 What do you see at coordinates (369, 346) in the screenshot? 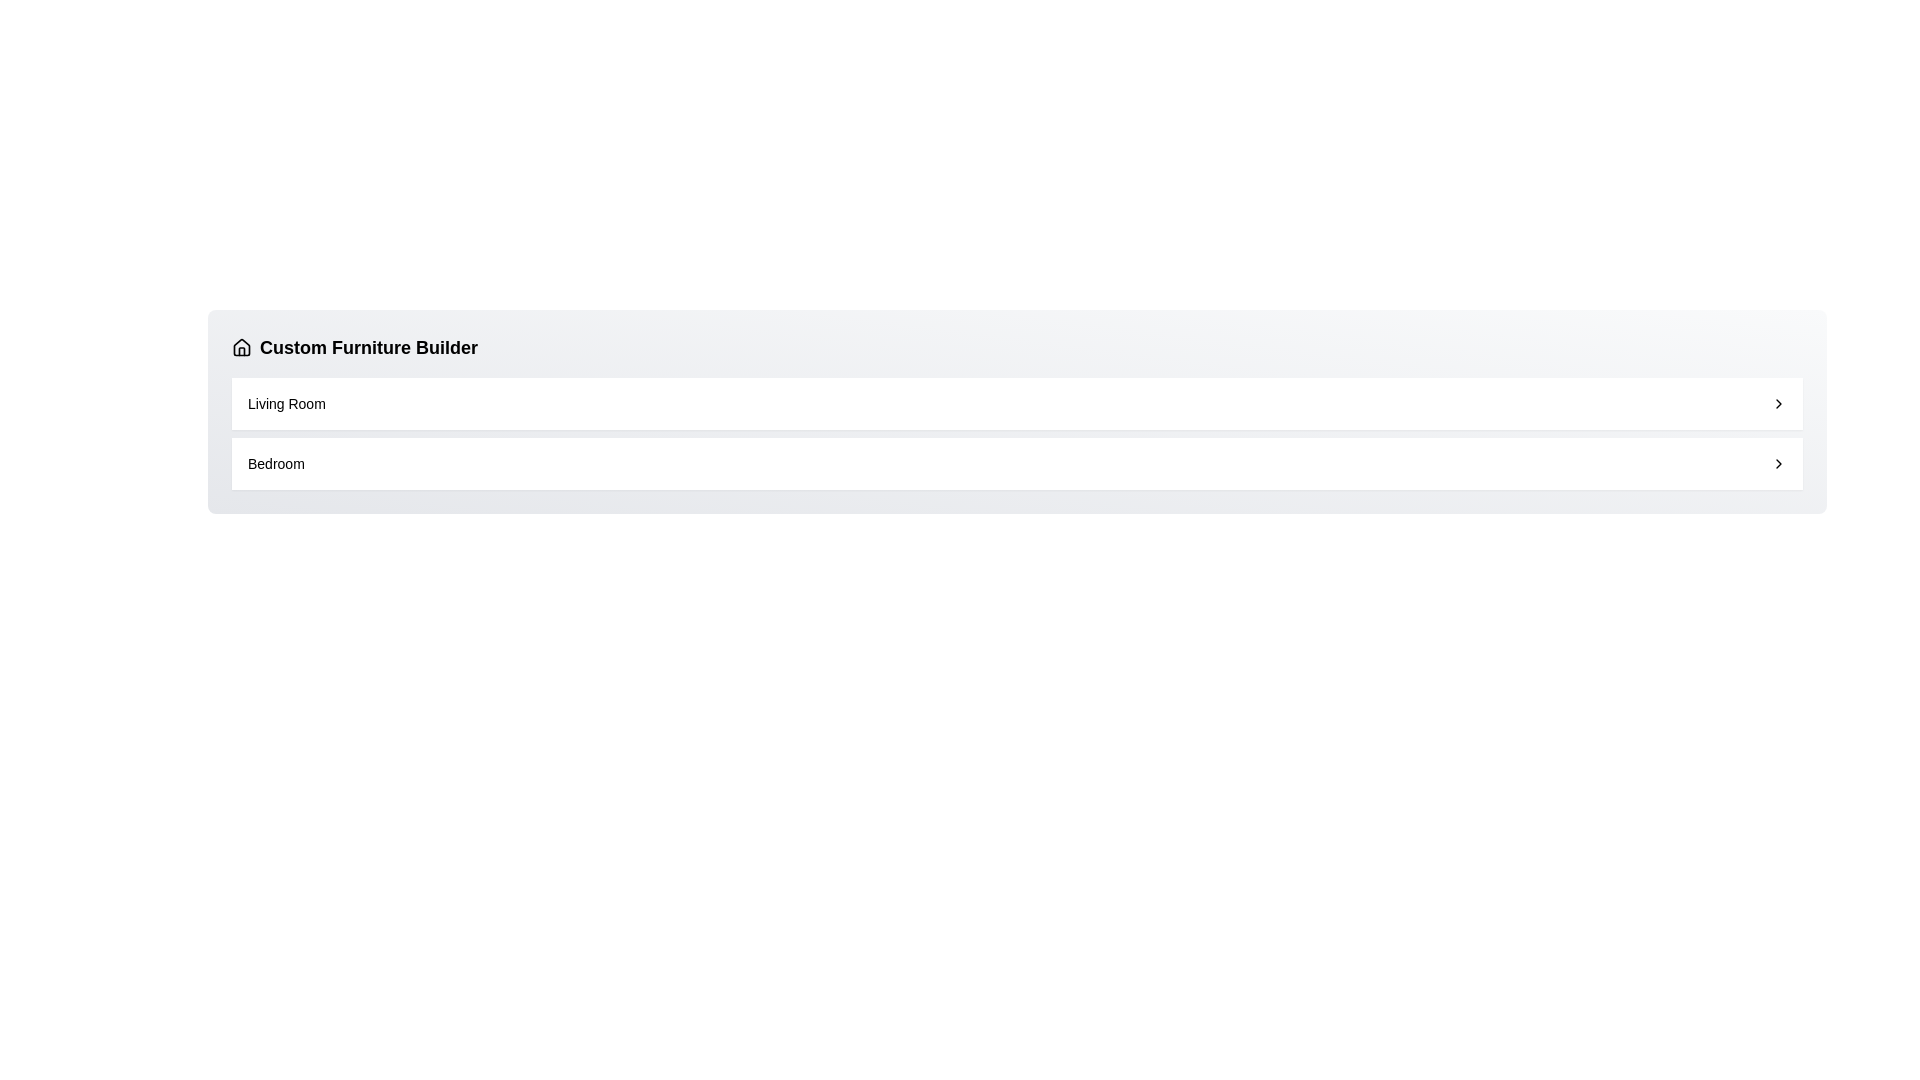
I see `the static text label that reads 'Custom Furniture Builder', which is styled with a bold font and located in the header area of the interface` at bounding box center [369, 346].